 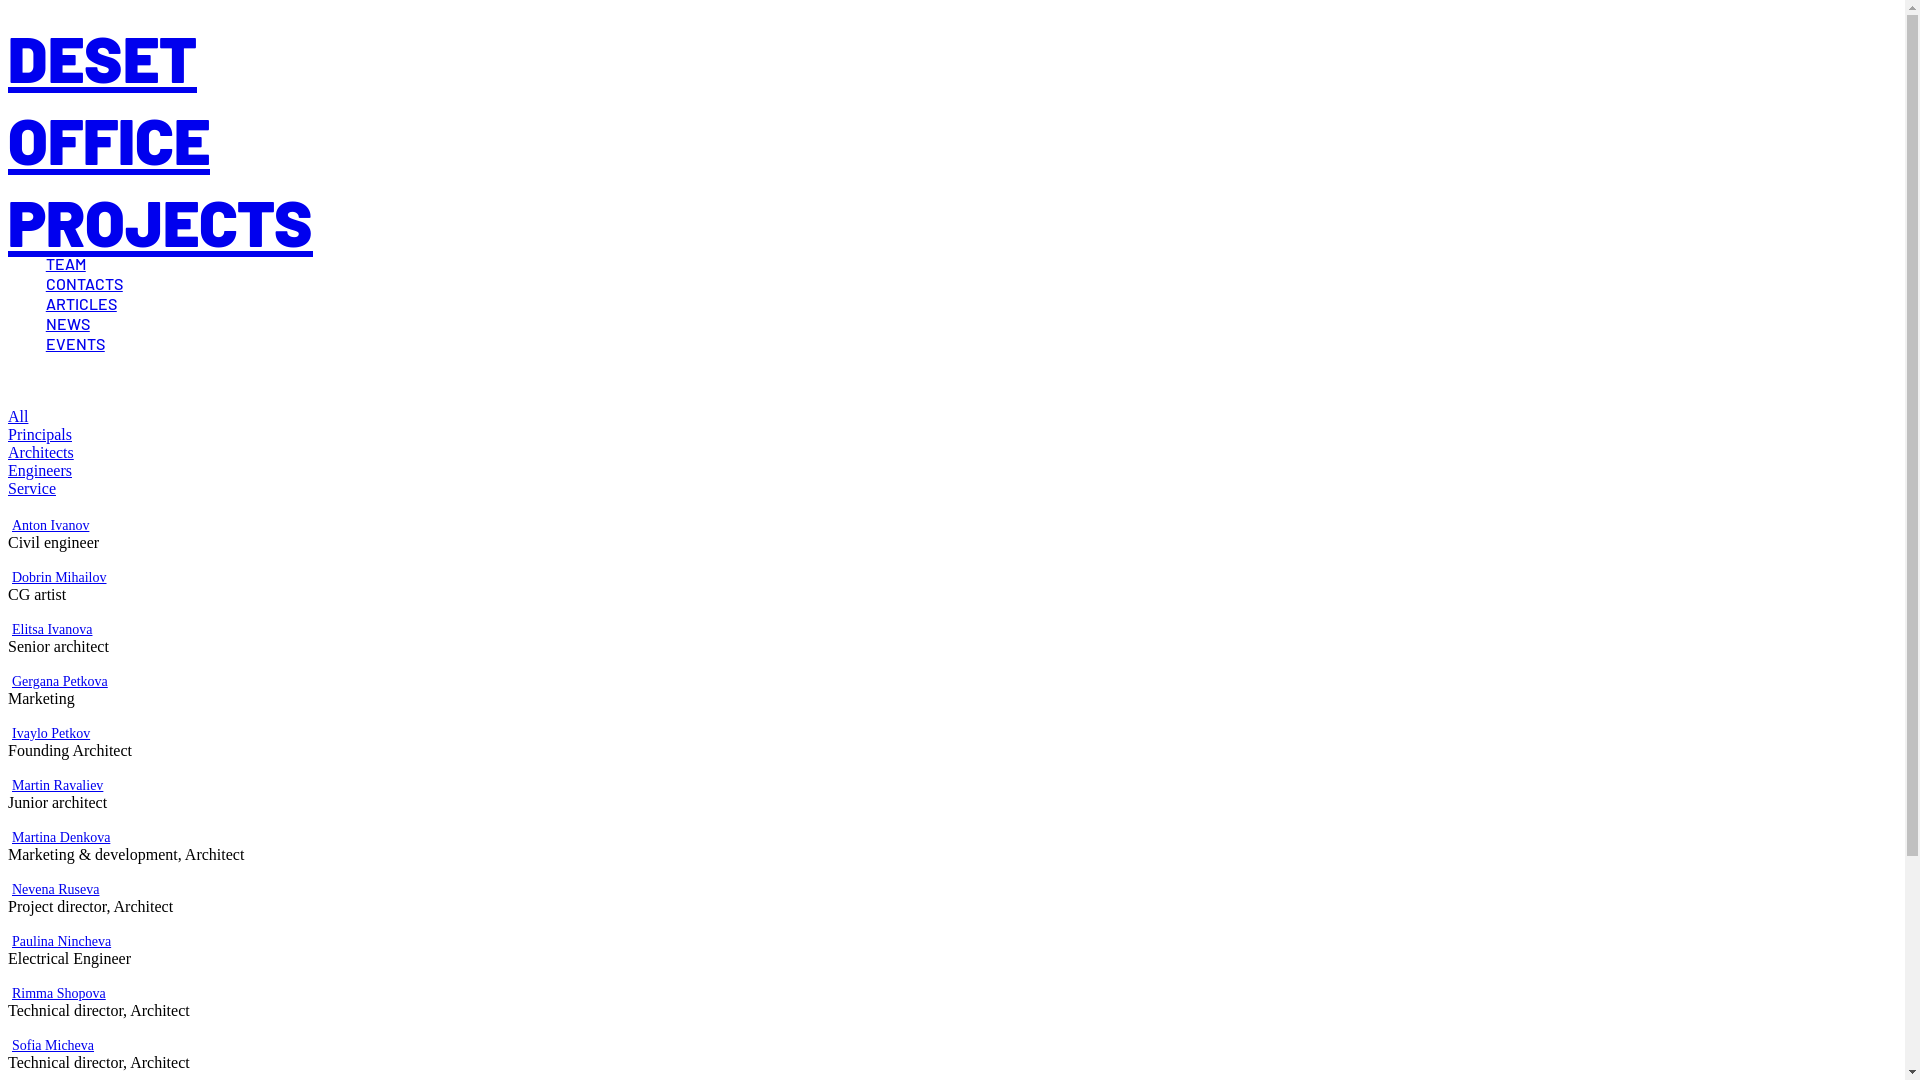 What do you see at coordinates (51, 733) in the screenshot?
I see `'Ivaylo Petkov'` at bounding box center [51, 733].